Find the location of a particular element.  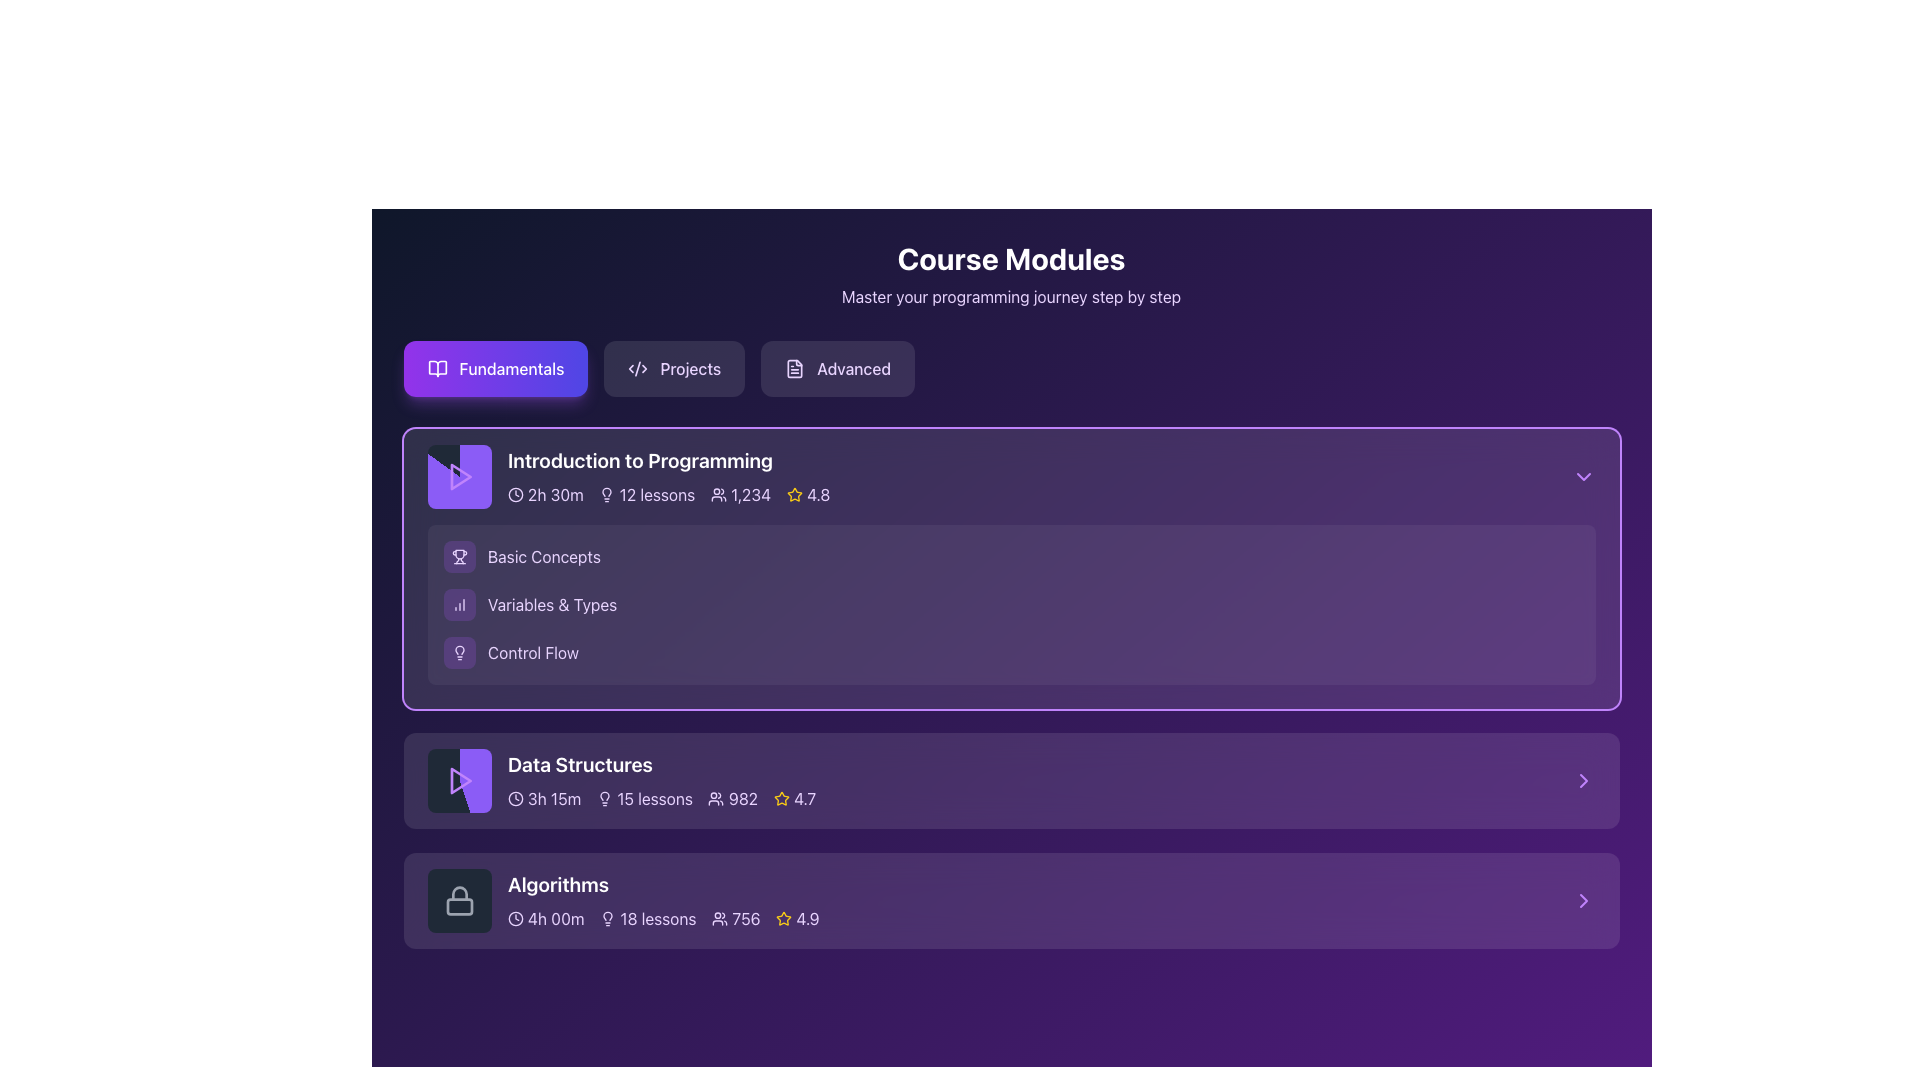

the text content of the duration indicator located in the 'Data Structures' section, which is the first element in a horizontal list detailing the course information is located at coordinates (543, 797).